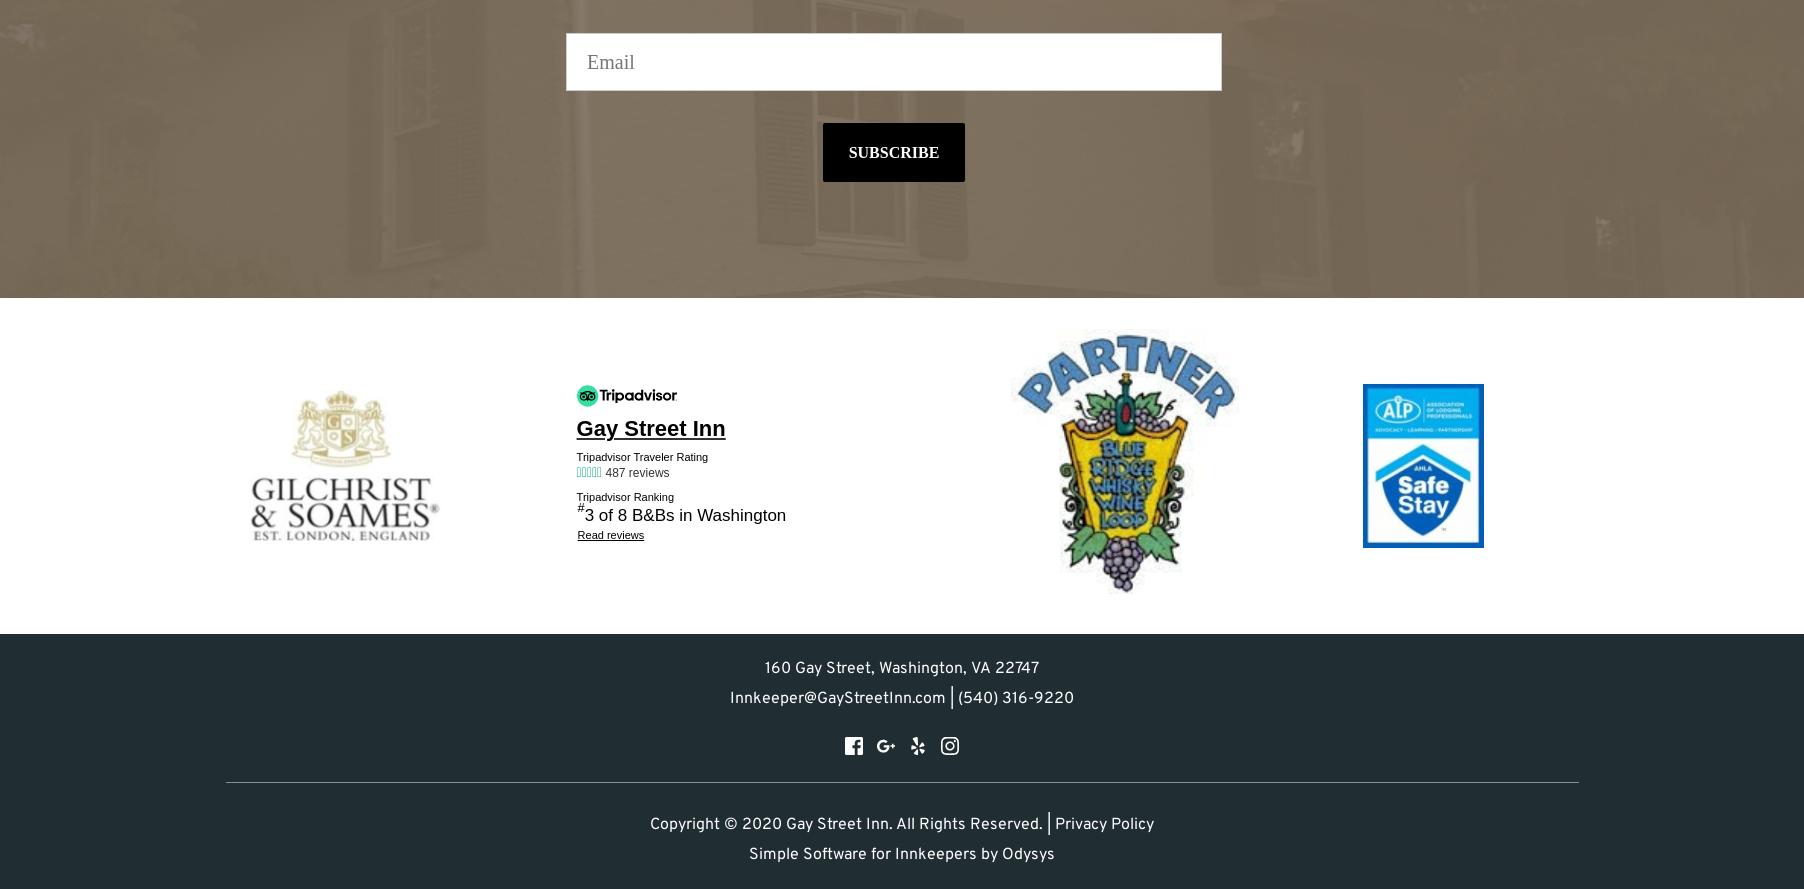 The image size is (1804, 889). Describe the element at coordinates (641, 456) in the screenshot. I see `'Tripadvisor Traveler Rating'` at that location.